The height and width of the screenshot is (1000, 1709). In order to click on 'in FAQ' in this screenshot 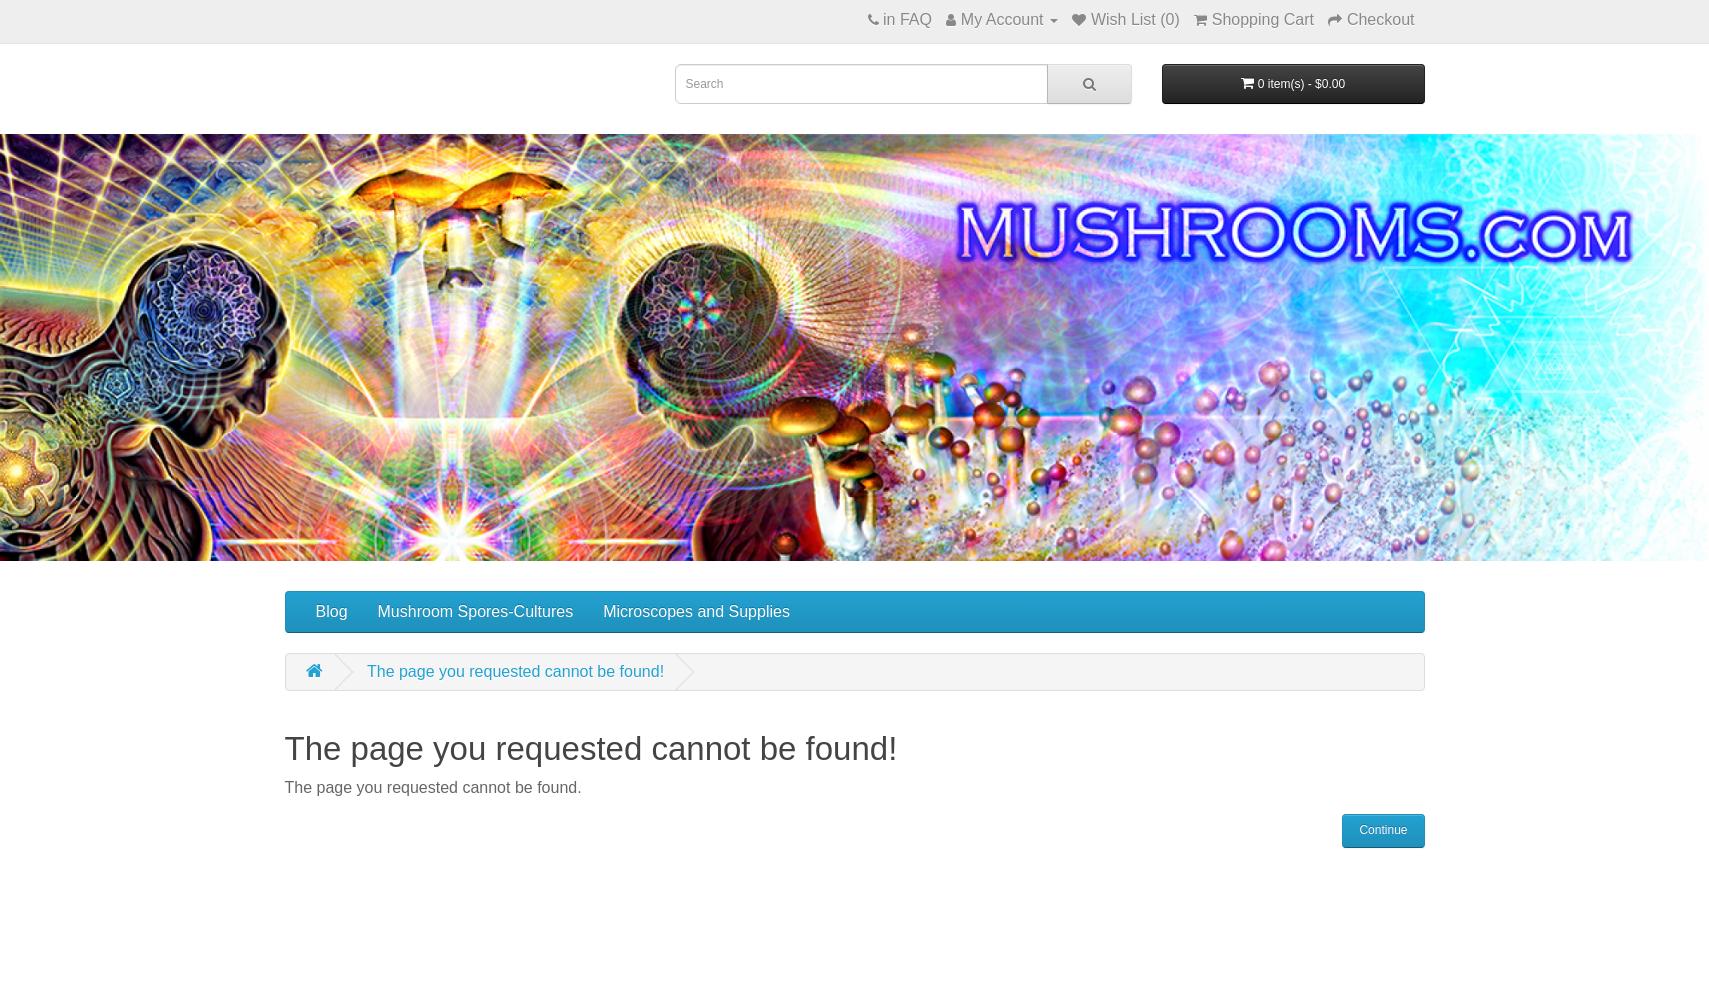, I will do `click(883, 19)`.